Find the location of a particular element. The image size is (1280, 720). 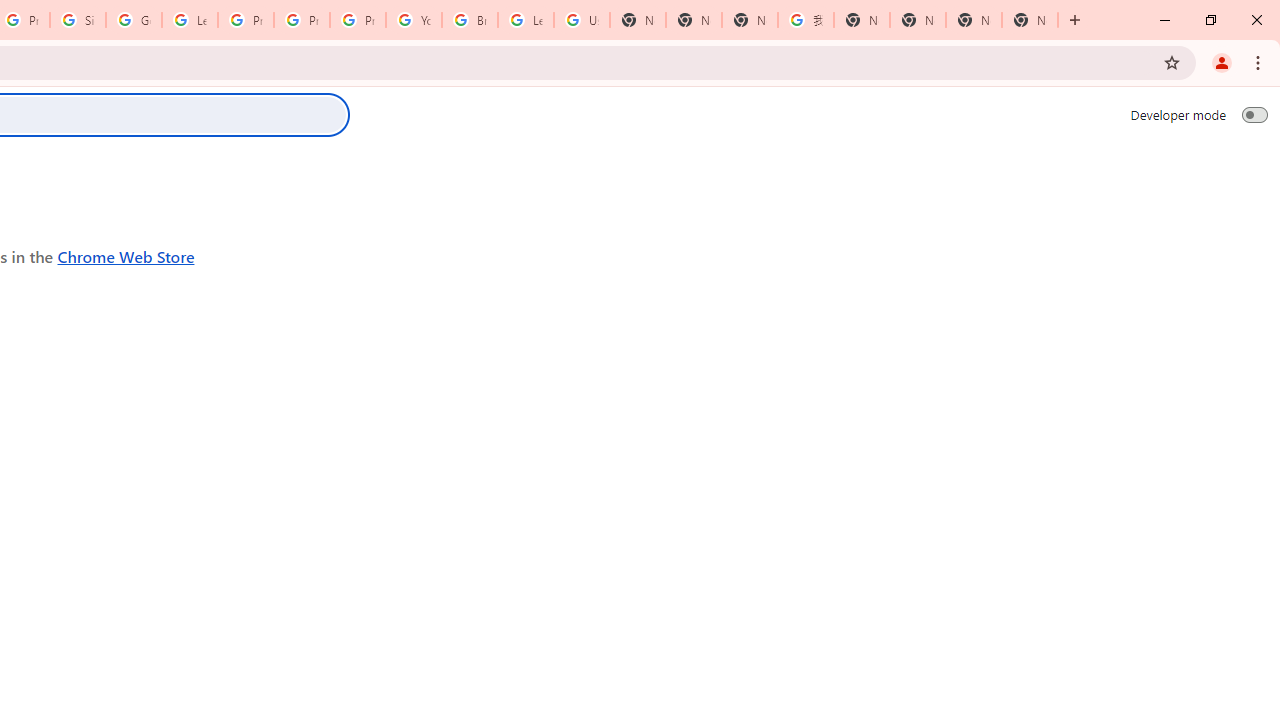

'Developer mode' is located at coordinates (1254, 114).